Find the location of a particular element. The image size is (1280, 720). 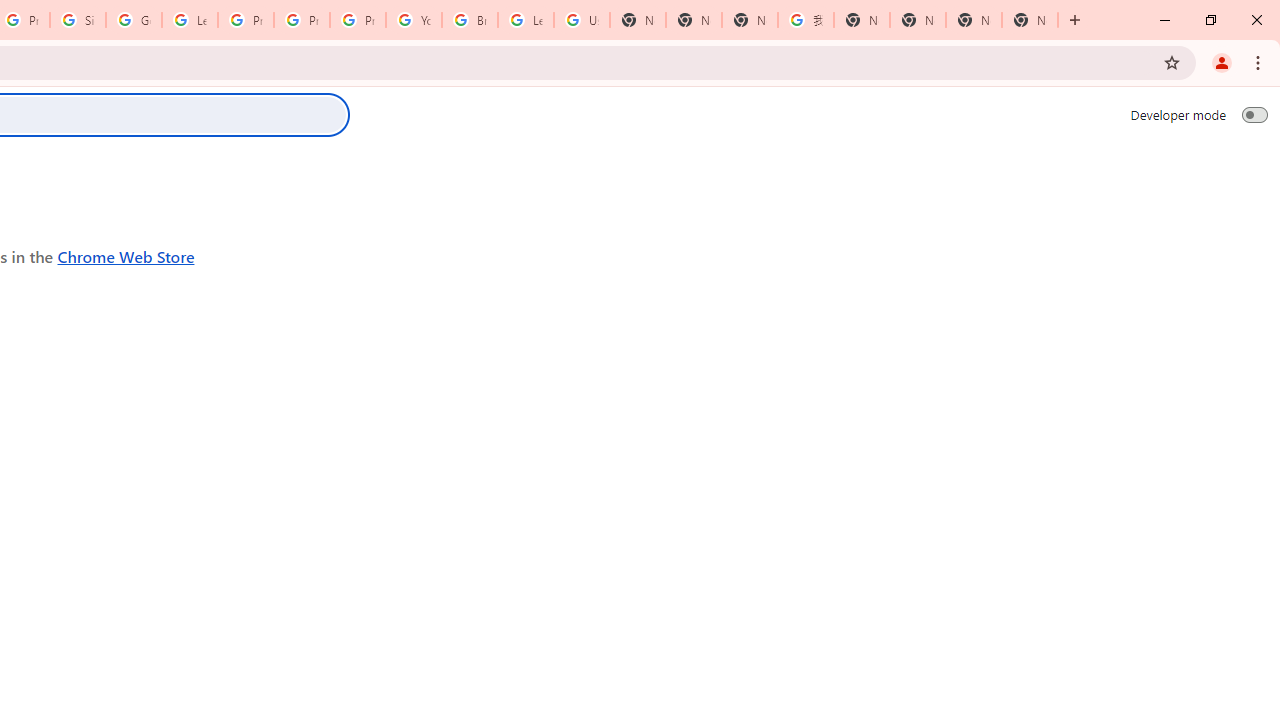

'Developer mode' is located at coordinates (1254, 114).